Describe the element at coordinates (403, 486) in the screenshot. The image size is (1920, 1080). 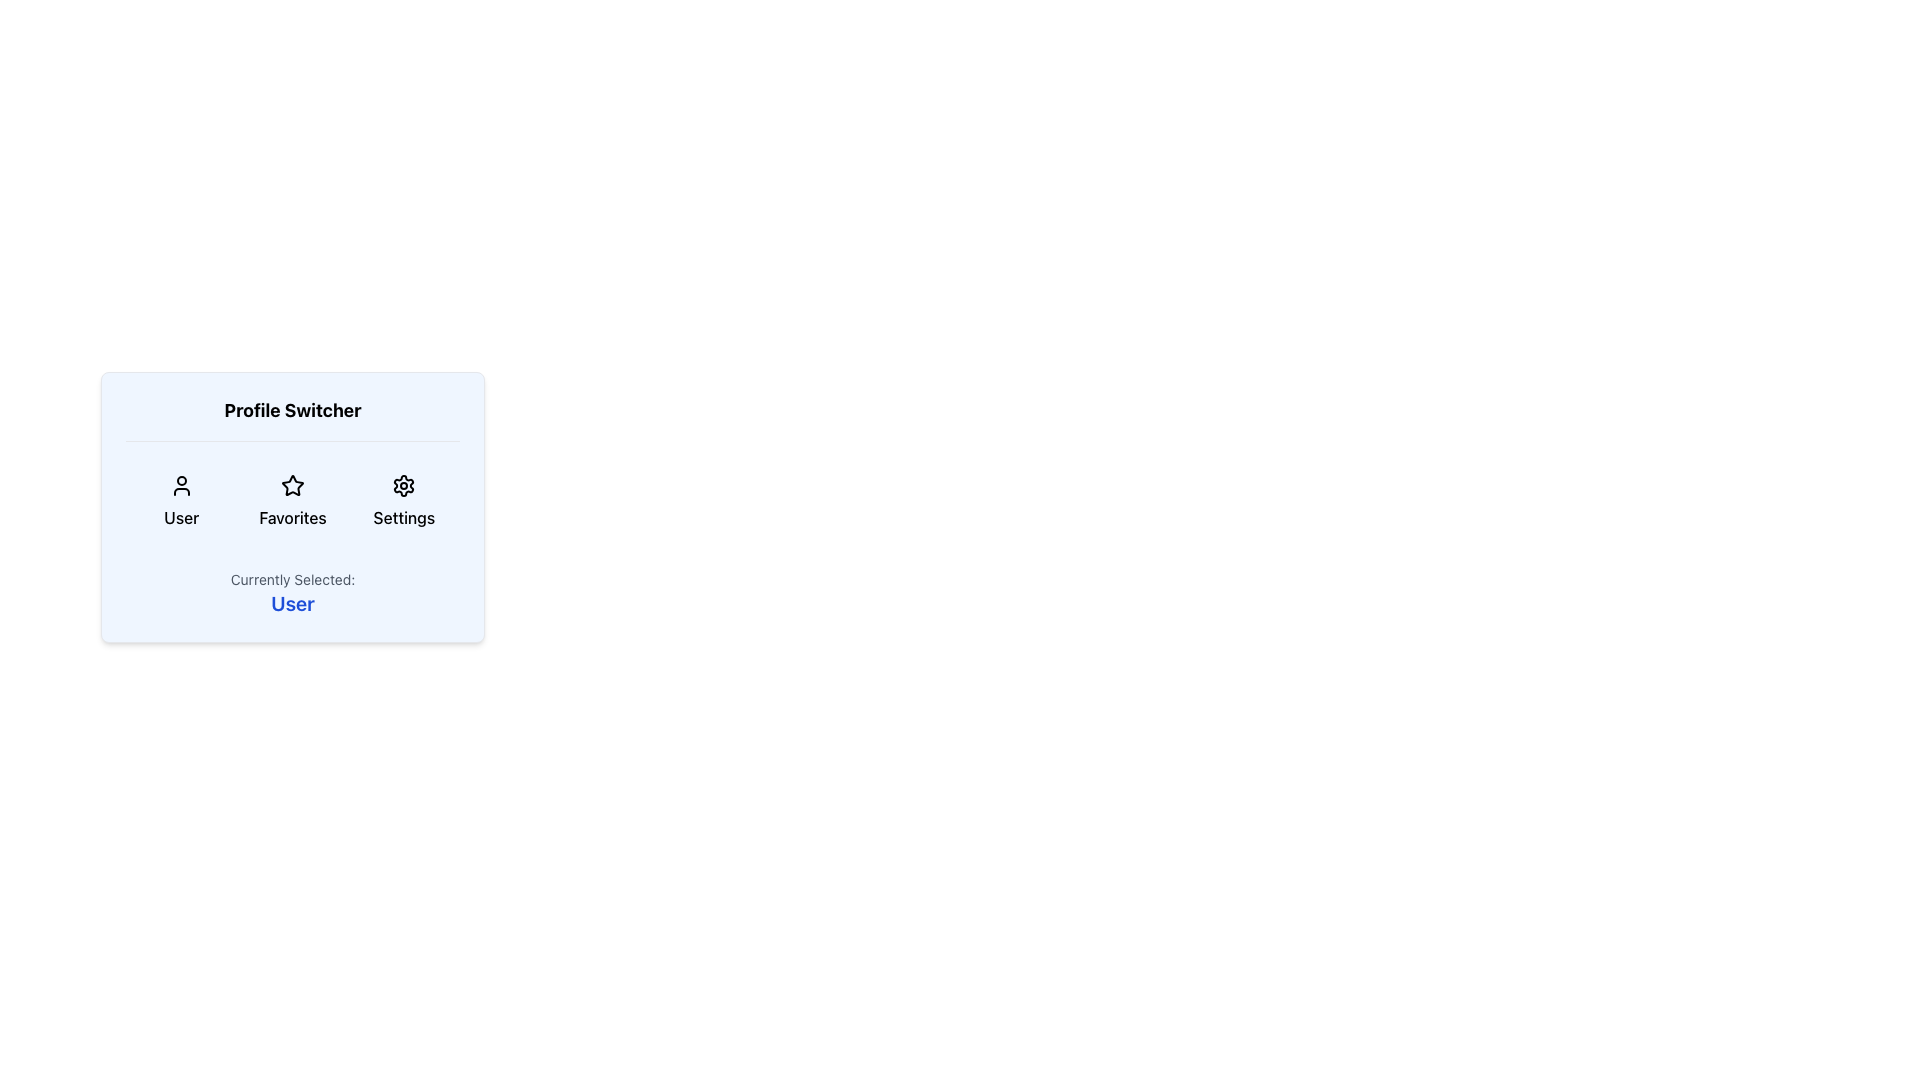
I see `the gear icon representing settings in the top-right area of the 'Profile Switcher' card` at that location.